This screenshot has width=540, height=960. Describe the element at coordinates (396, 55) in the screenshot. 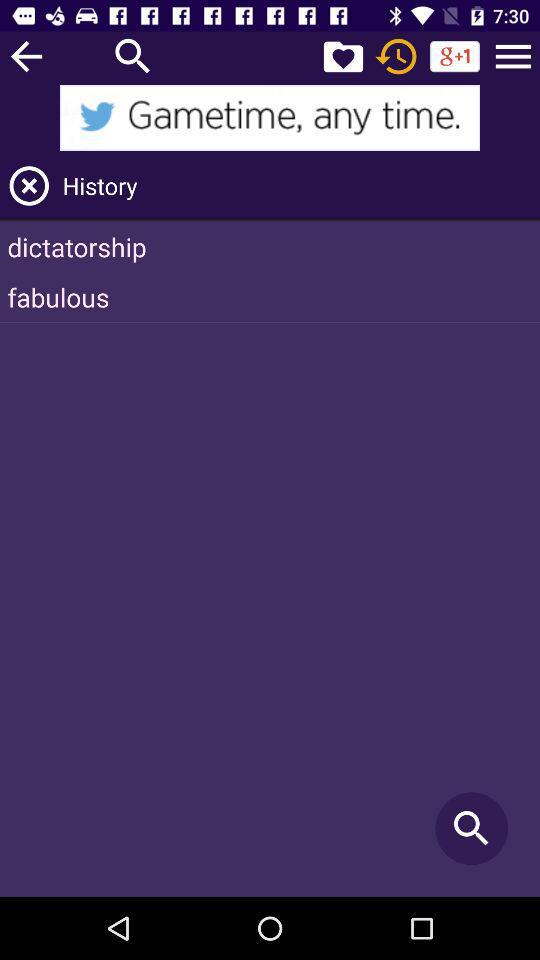

I see `the history icon` at that location.